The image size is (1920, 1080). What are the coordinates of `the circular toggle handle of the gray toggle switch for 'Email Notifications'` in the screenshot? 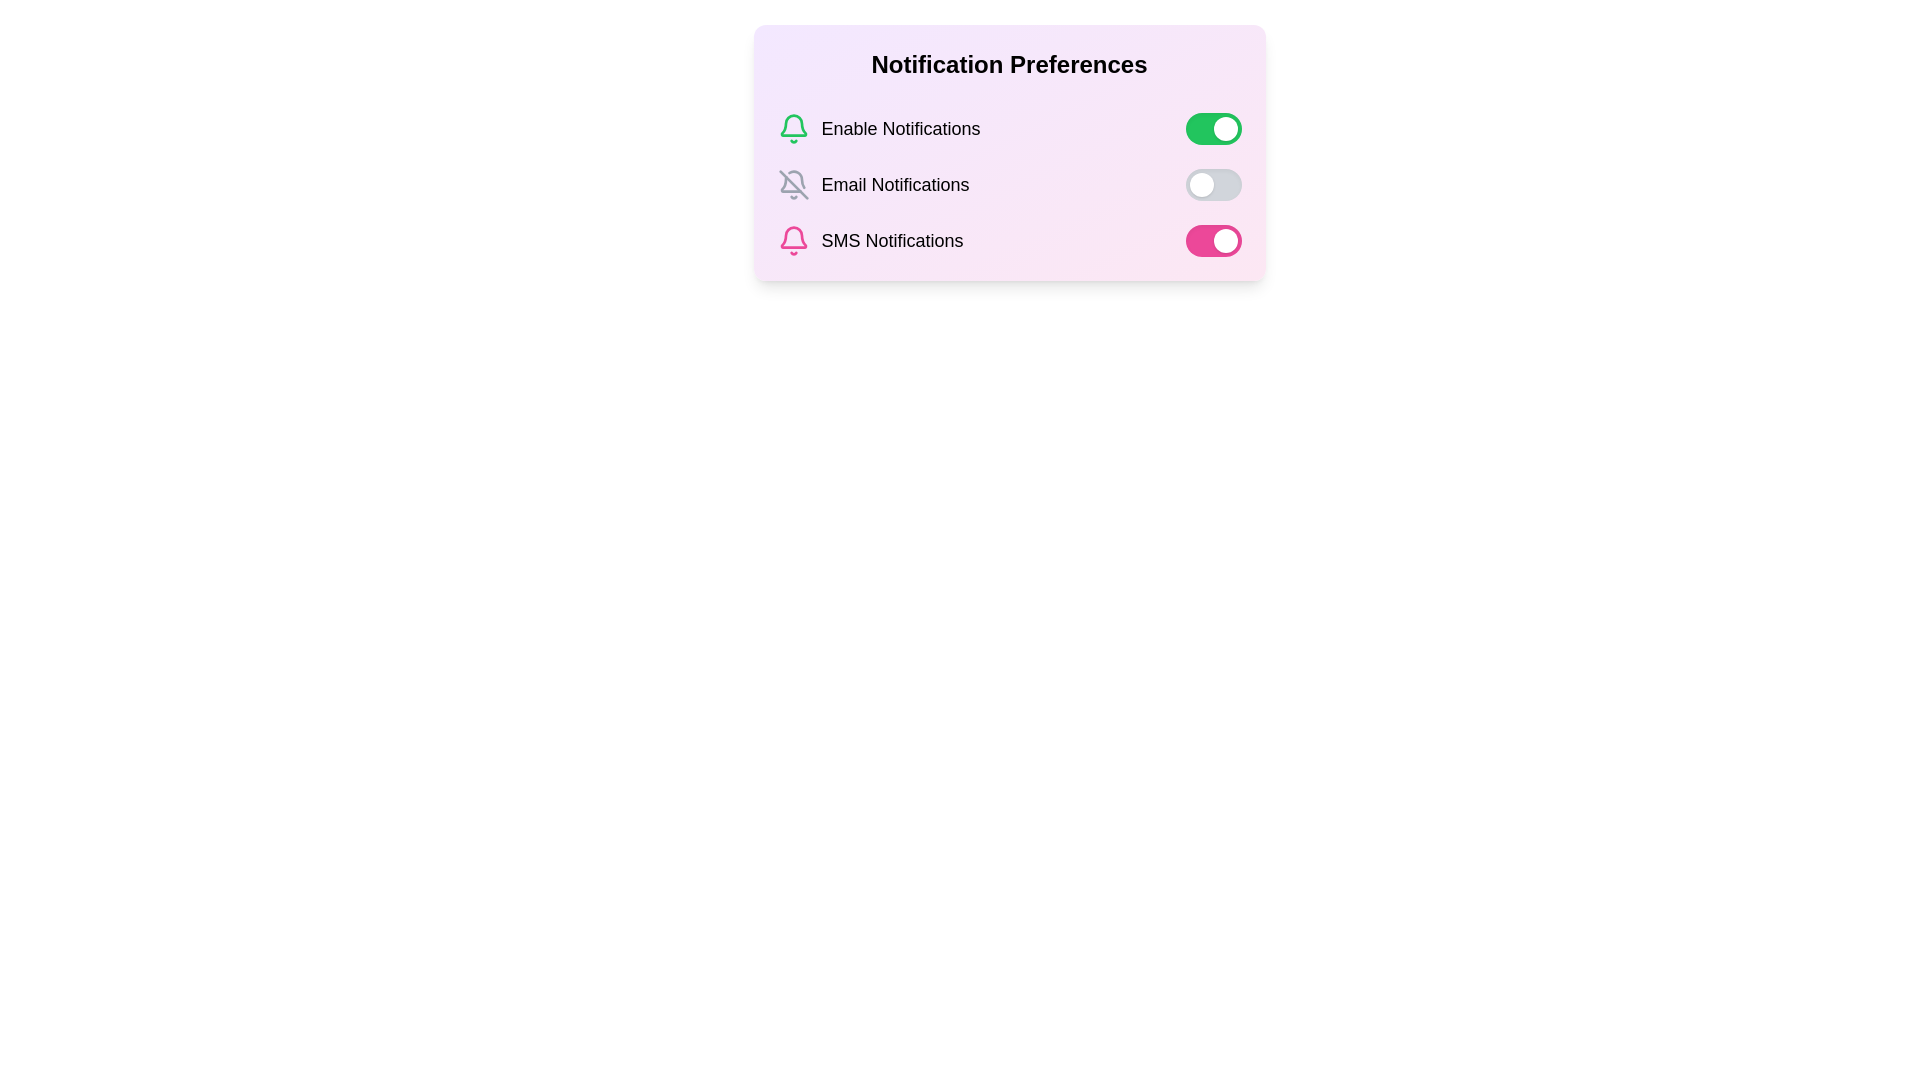 It's located at (1200, 185).